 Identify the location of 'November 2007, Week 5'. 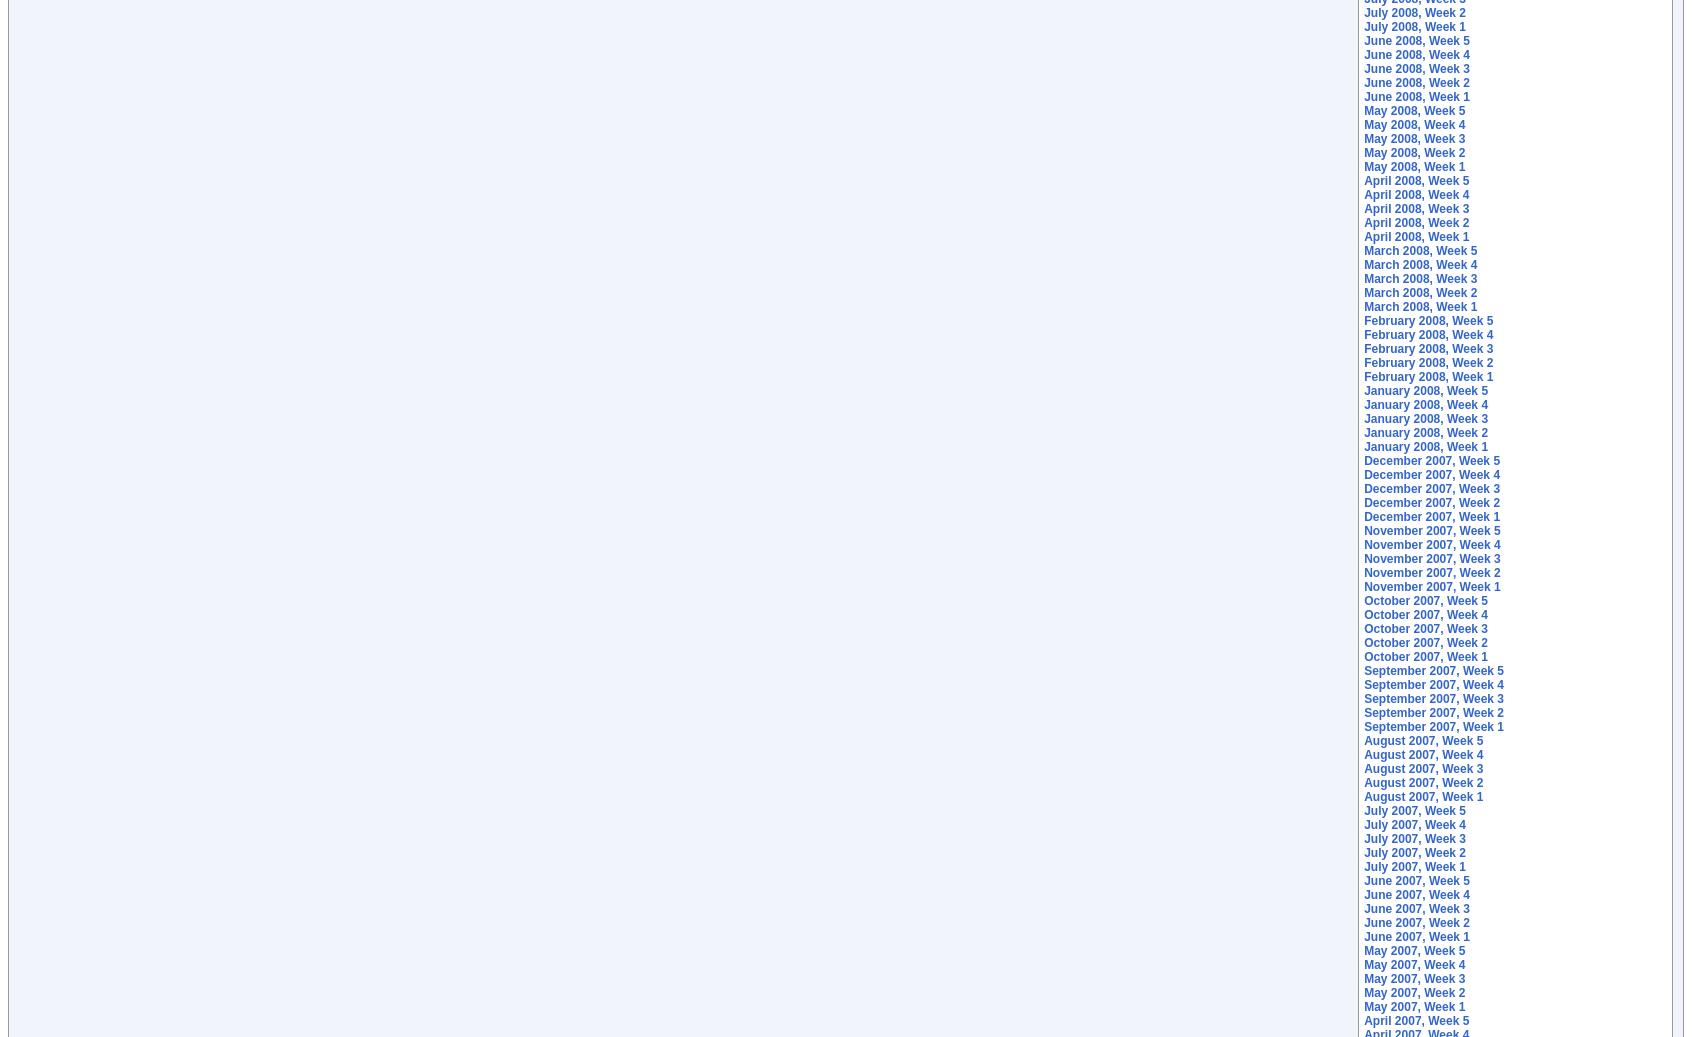
(1430, 531).